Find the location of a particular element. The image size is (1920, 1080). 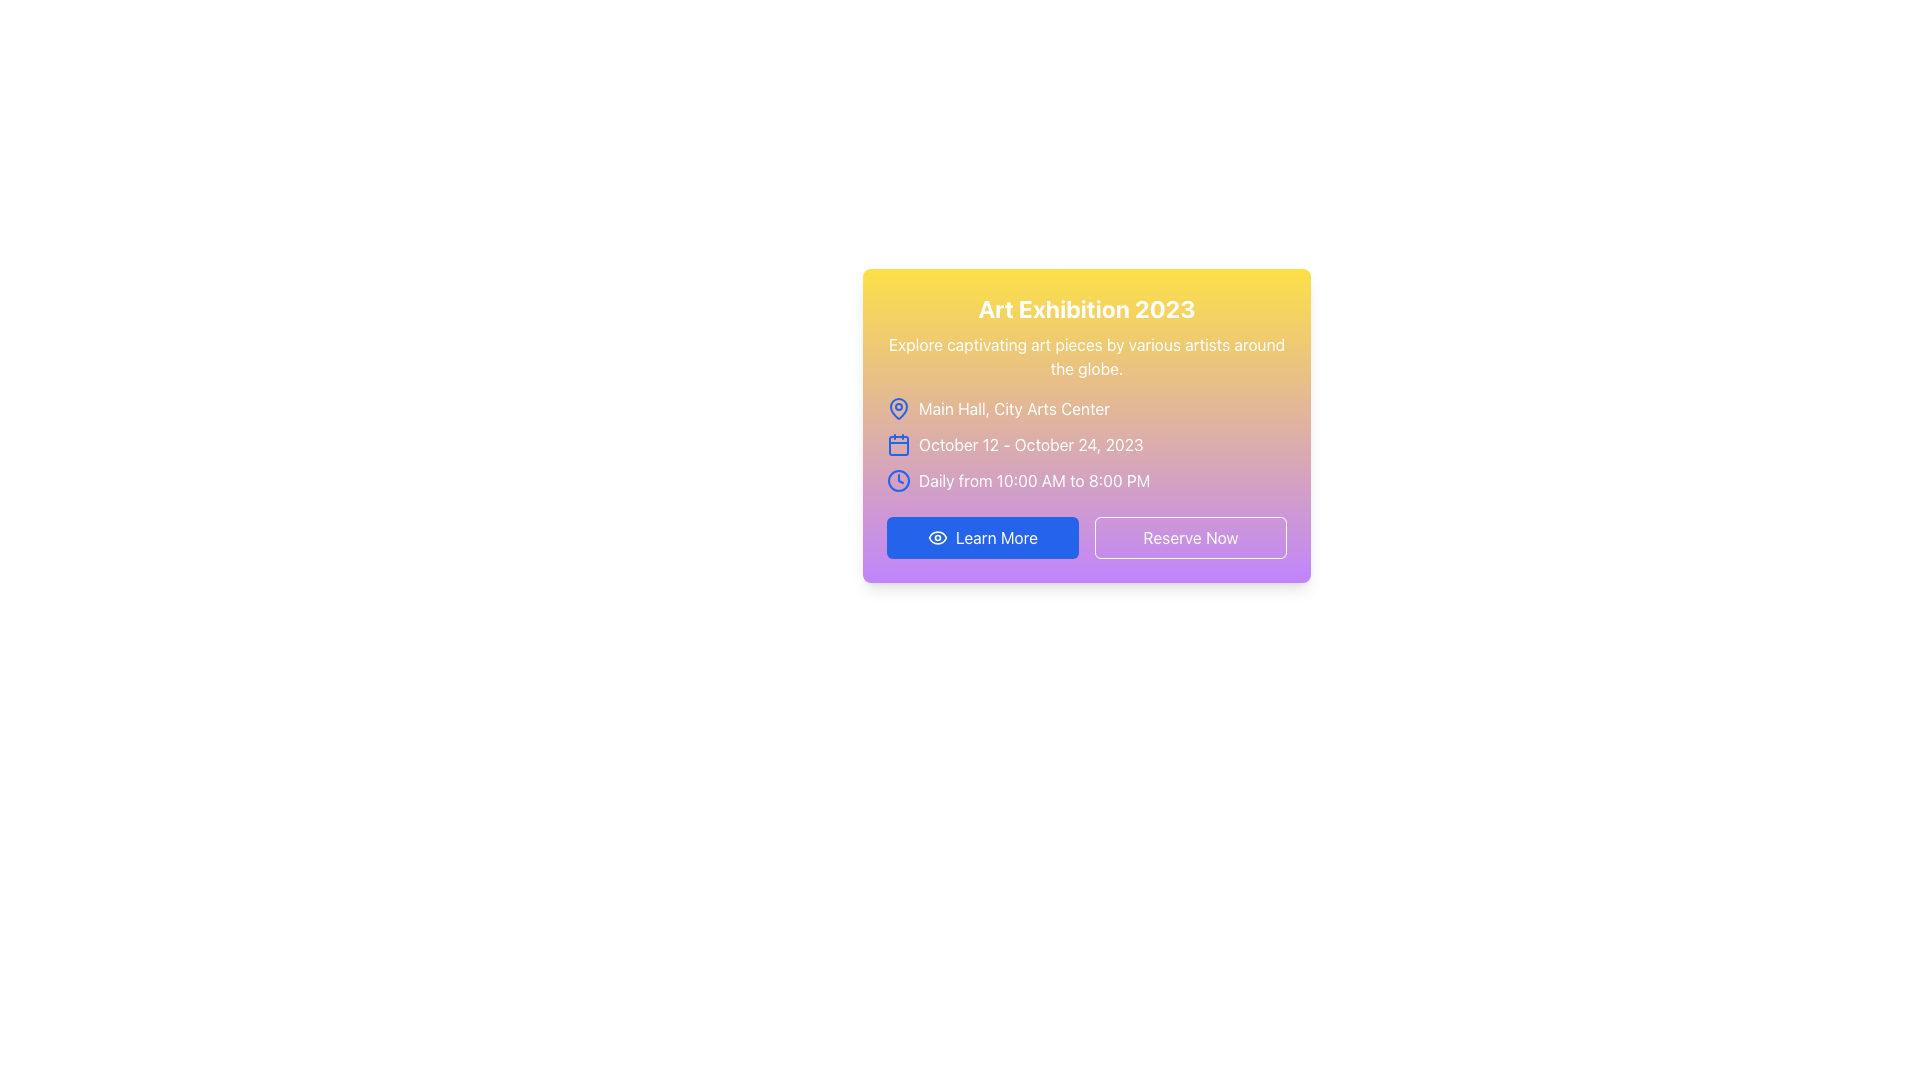

the map pin icon located to the left of the text 'Main Hall, City Arts Center' within the event detail card is located at coordinates (897, 407).